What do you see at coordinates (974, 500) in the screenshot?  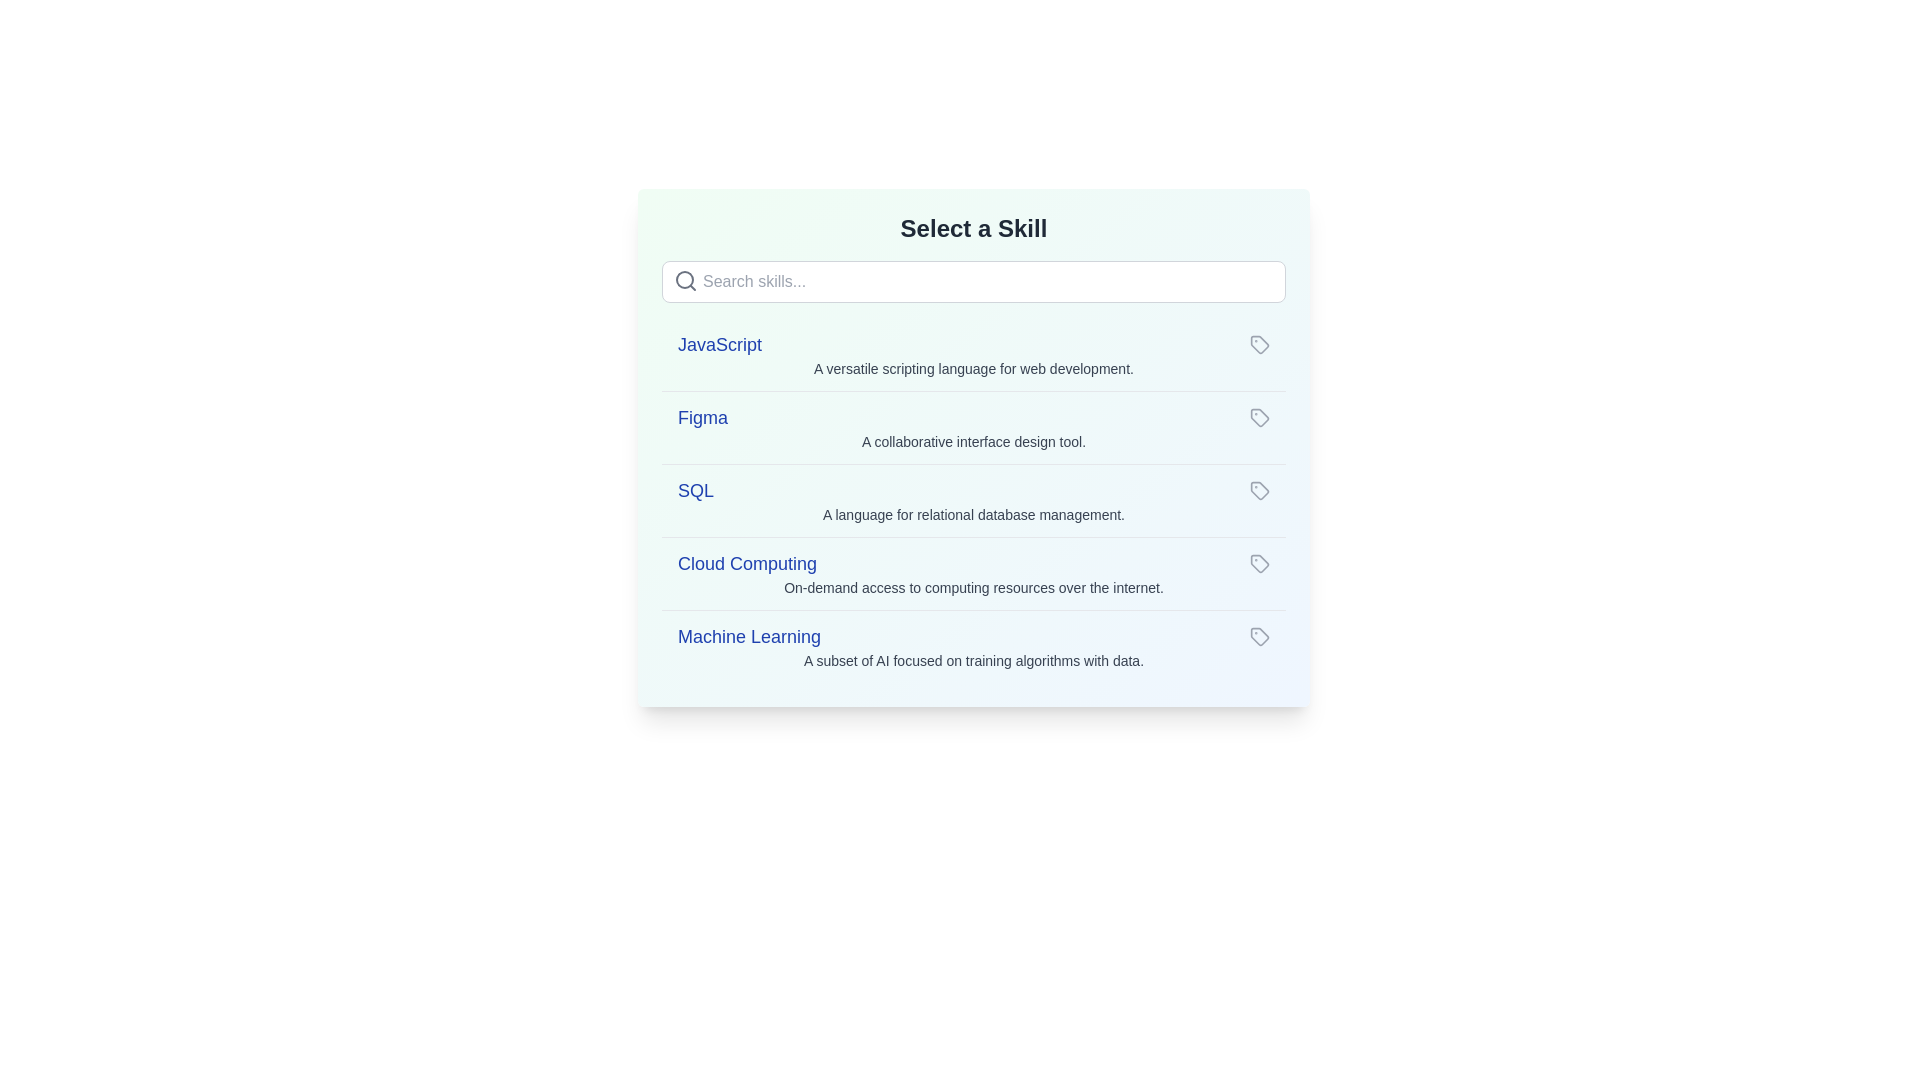 I see `the third selectable list item detailing SQL, which is positioned below the 'Select a Skill' heading` at bounding box center [974, 500].